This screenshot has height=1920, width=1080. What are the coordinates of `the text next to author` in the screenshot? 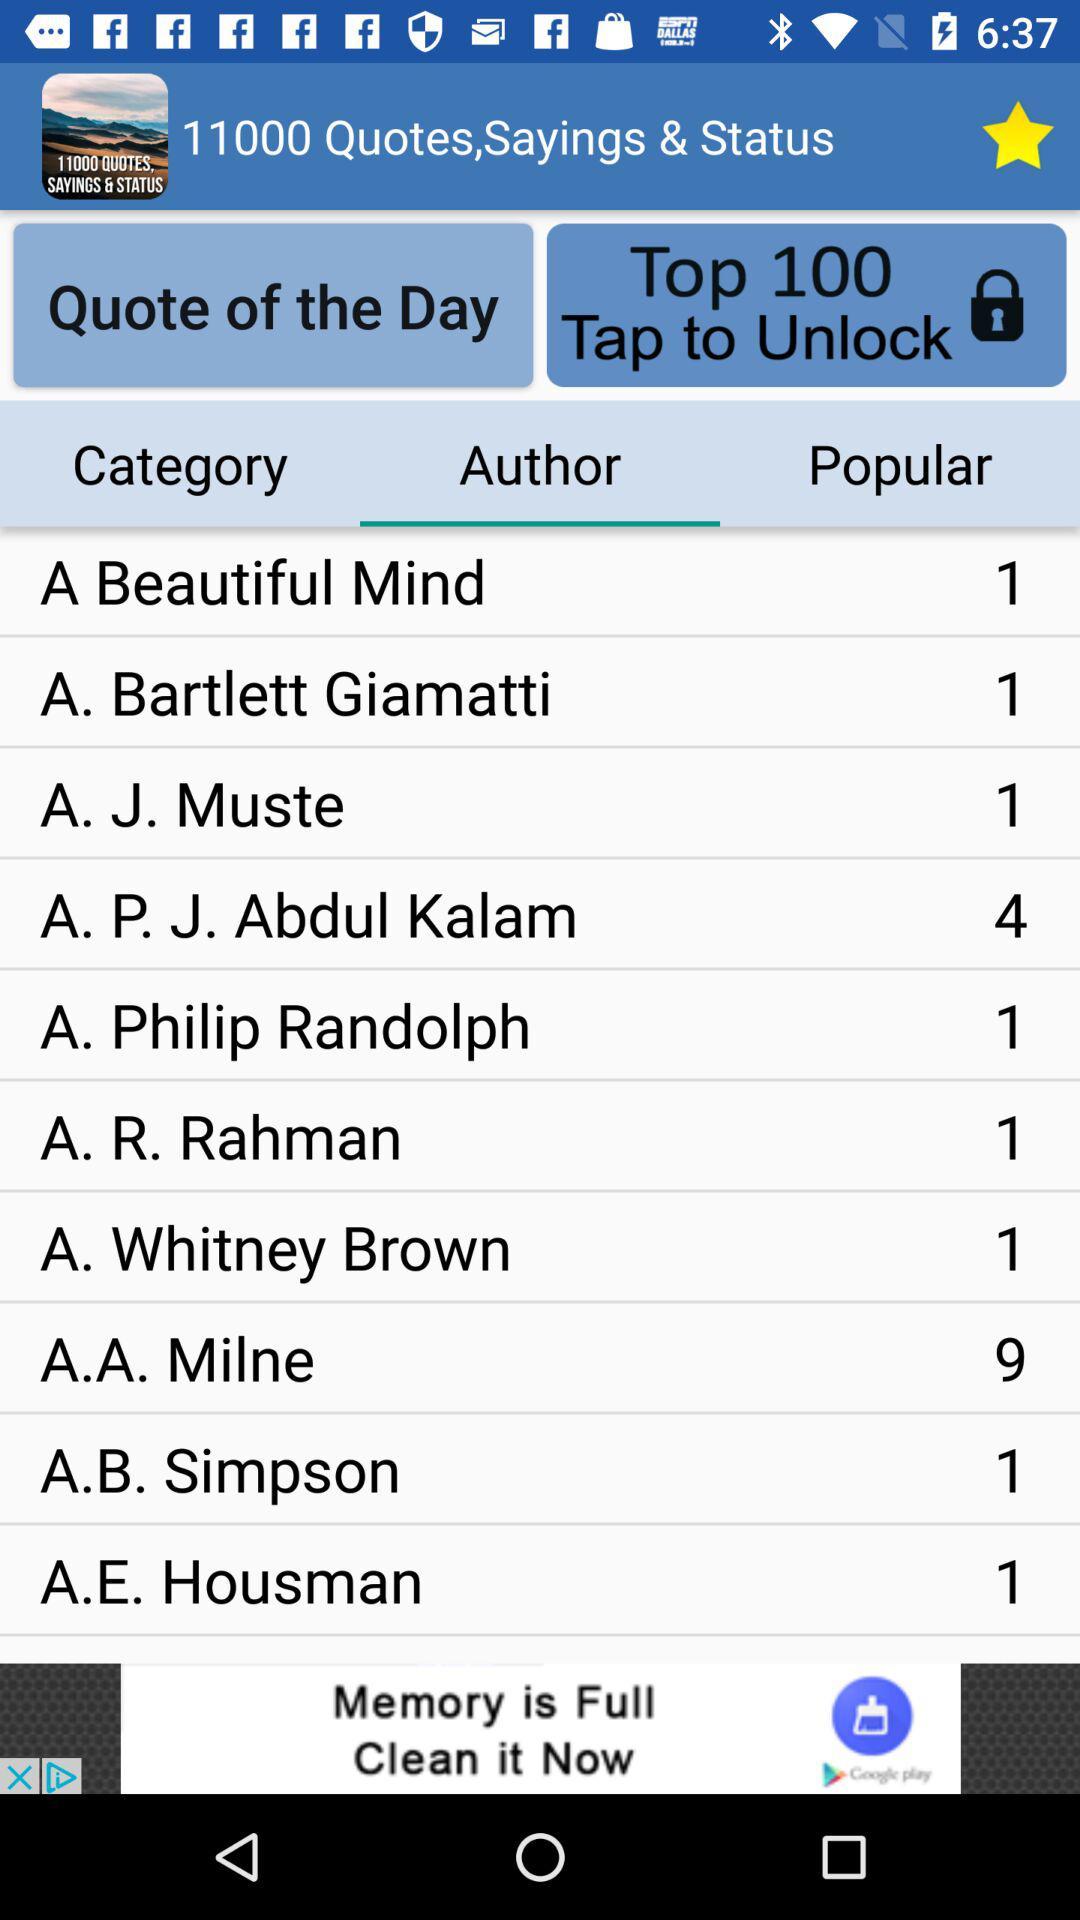 It's located at (898, 463).